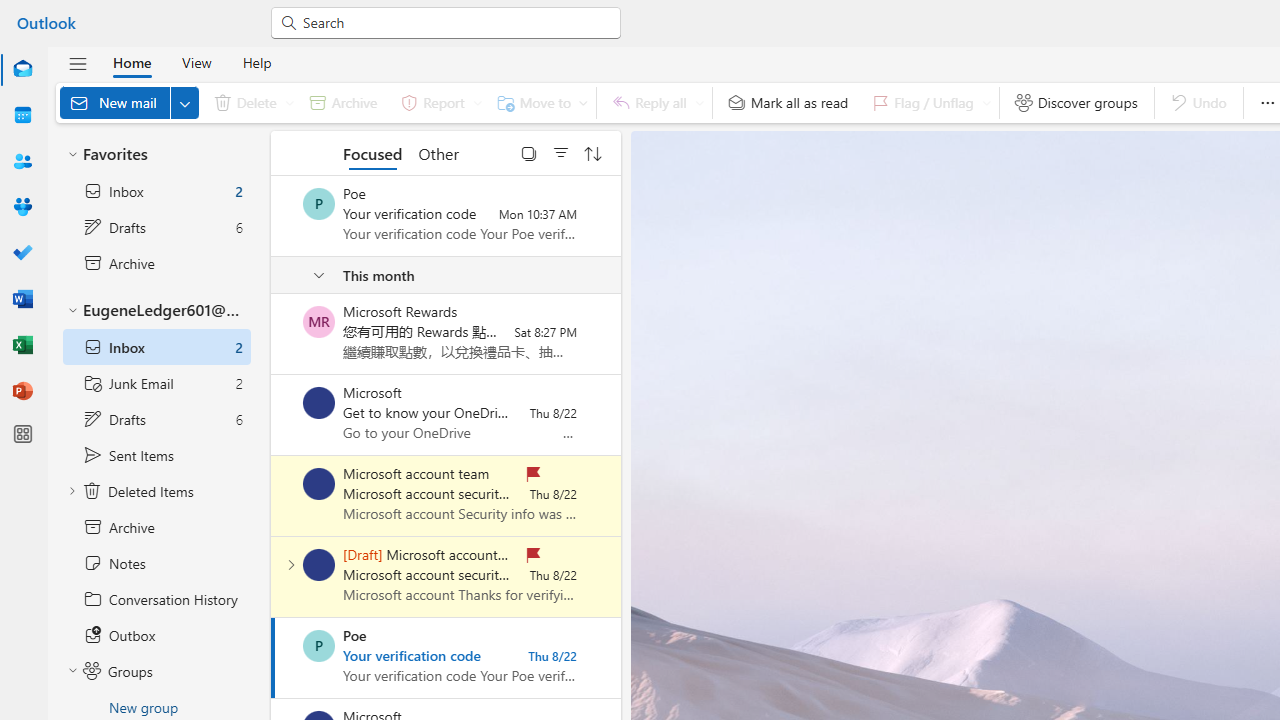 The height and width of the screenshot is (720, 1280). Describe the element at coordinates (23, 252) in the screenshot. I see `'To Do'` at that location.